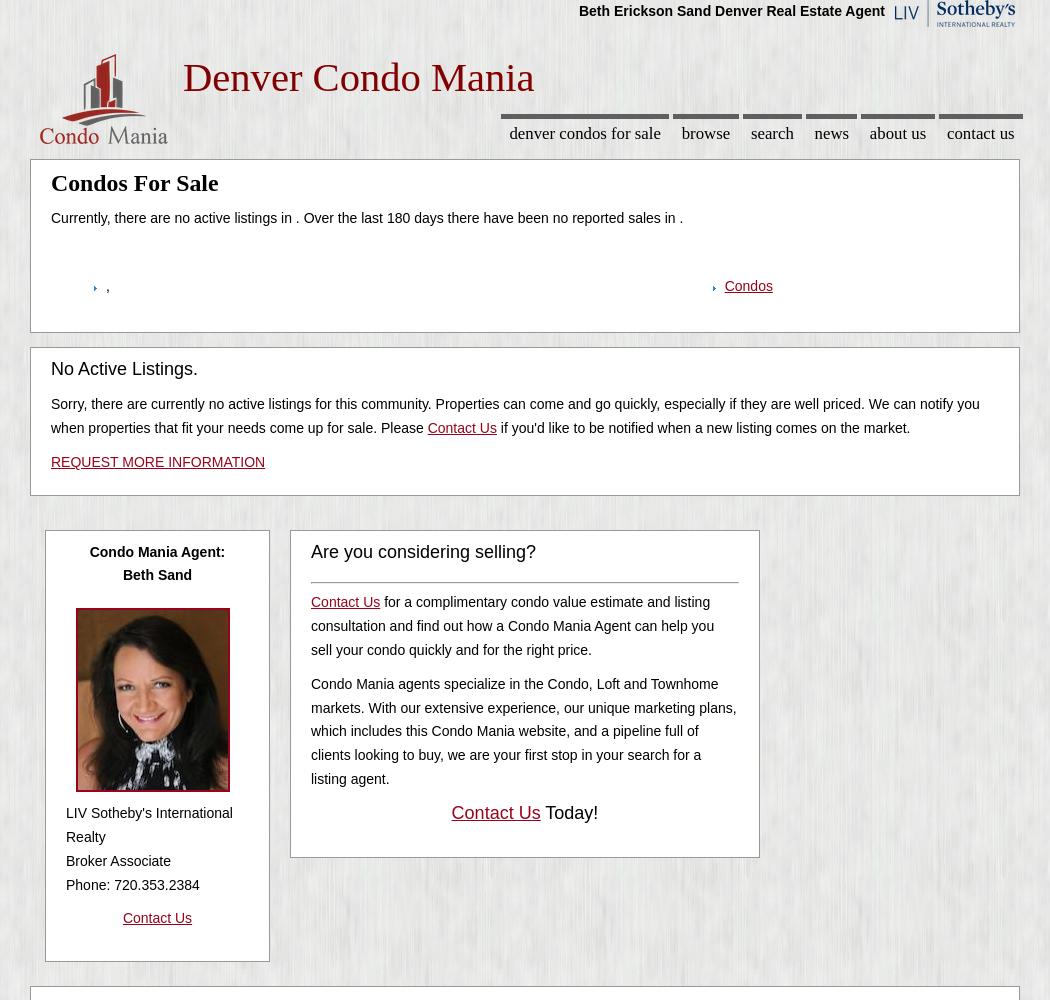  What do you see at coordinates (156, 574) in the screenshot?
I see `'Beth Sand'` at bounding box center [156, 574].